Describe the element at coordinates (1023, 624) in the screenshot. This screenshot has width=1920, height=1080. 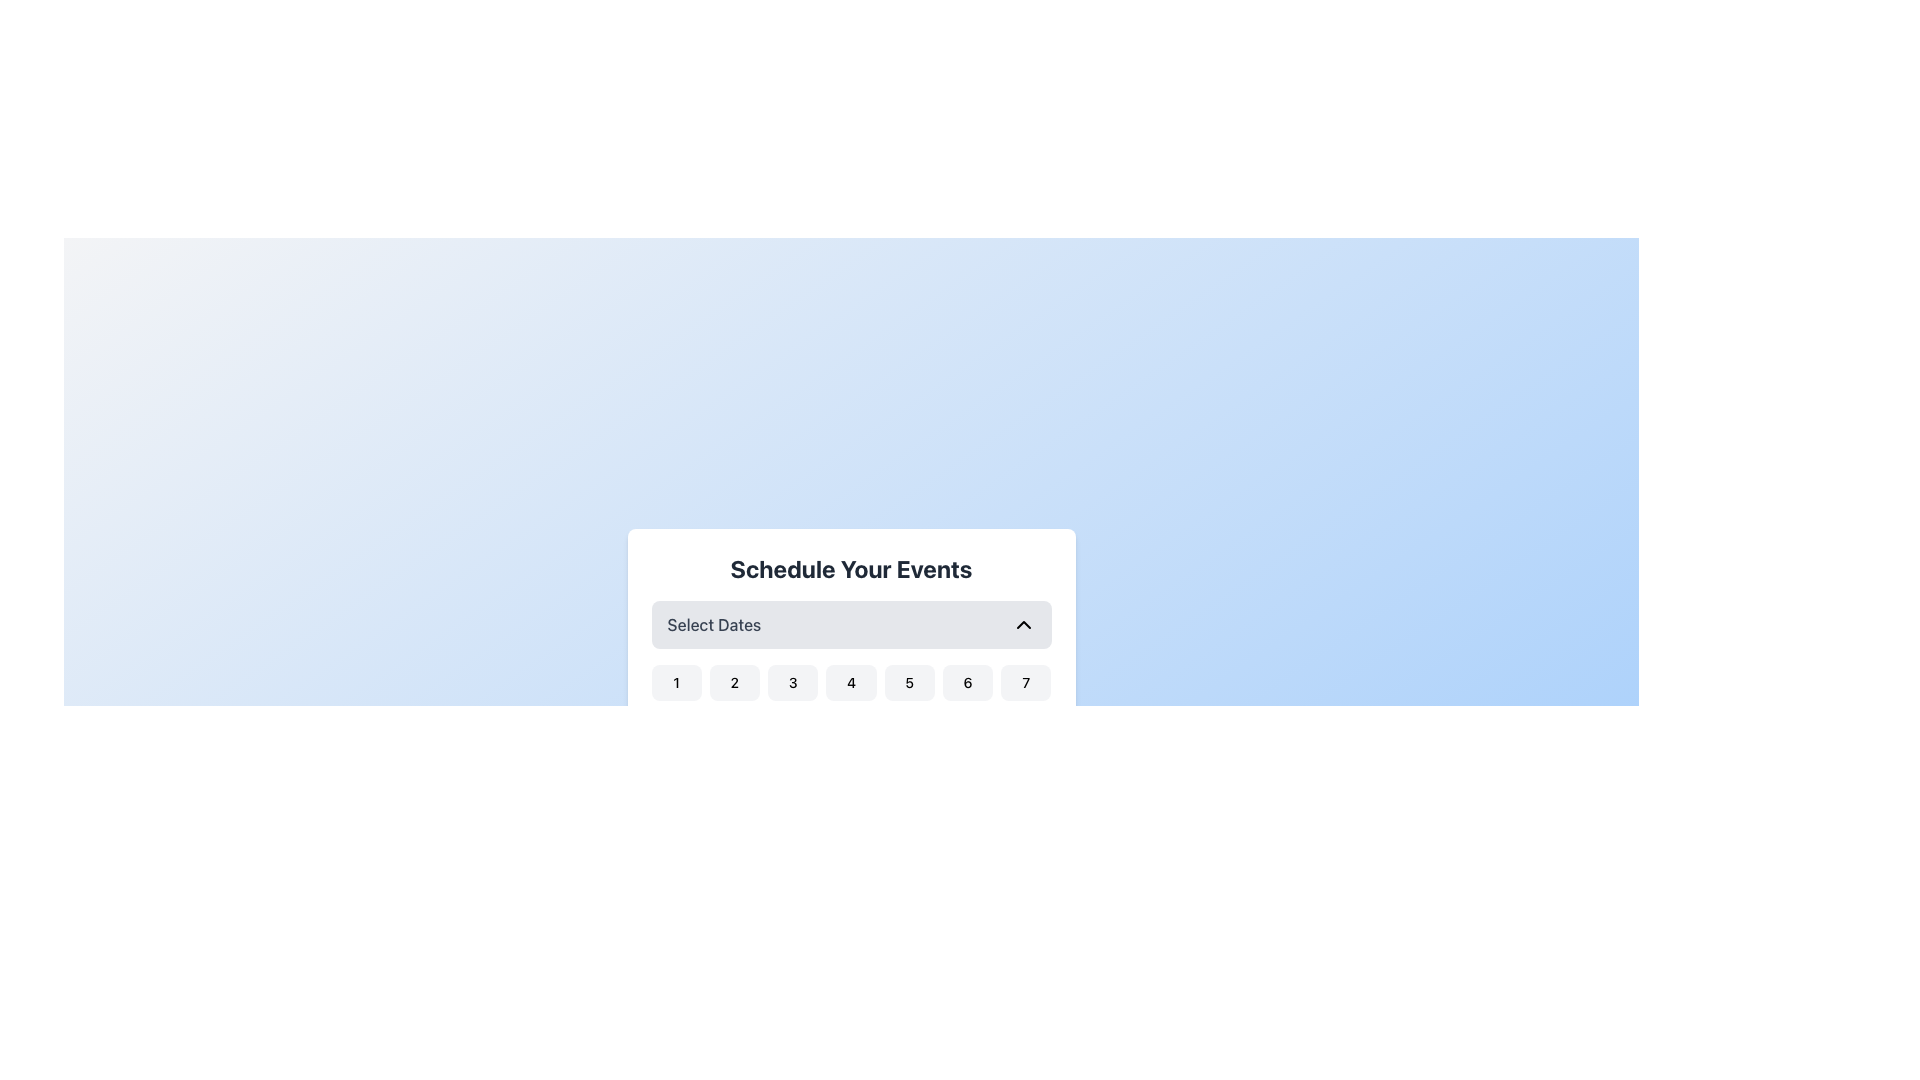
I see `the icon that indicates a toggle or dropdown action, located adjacent to the 'Select Dates' label` at that location.